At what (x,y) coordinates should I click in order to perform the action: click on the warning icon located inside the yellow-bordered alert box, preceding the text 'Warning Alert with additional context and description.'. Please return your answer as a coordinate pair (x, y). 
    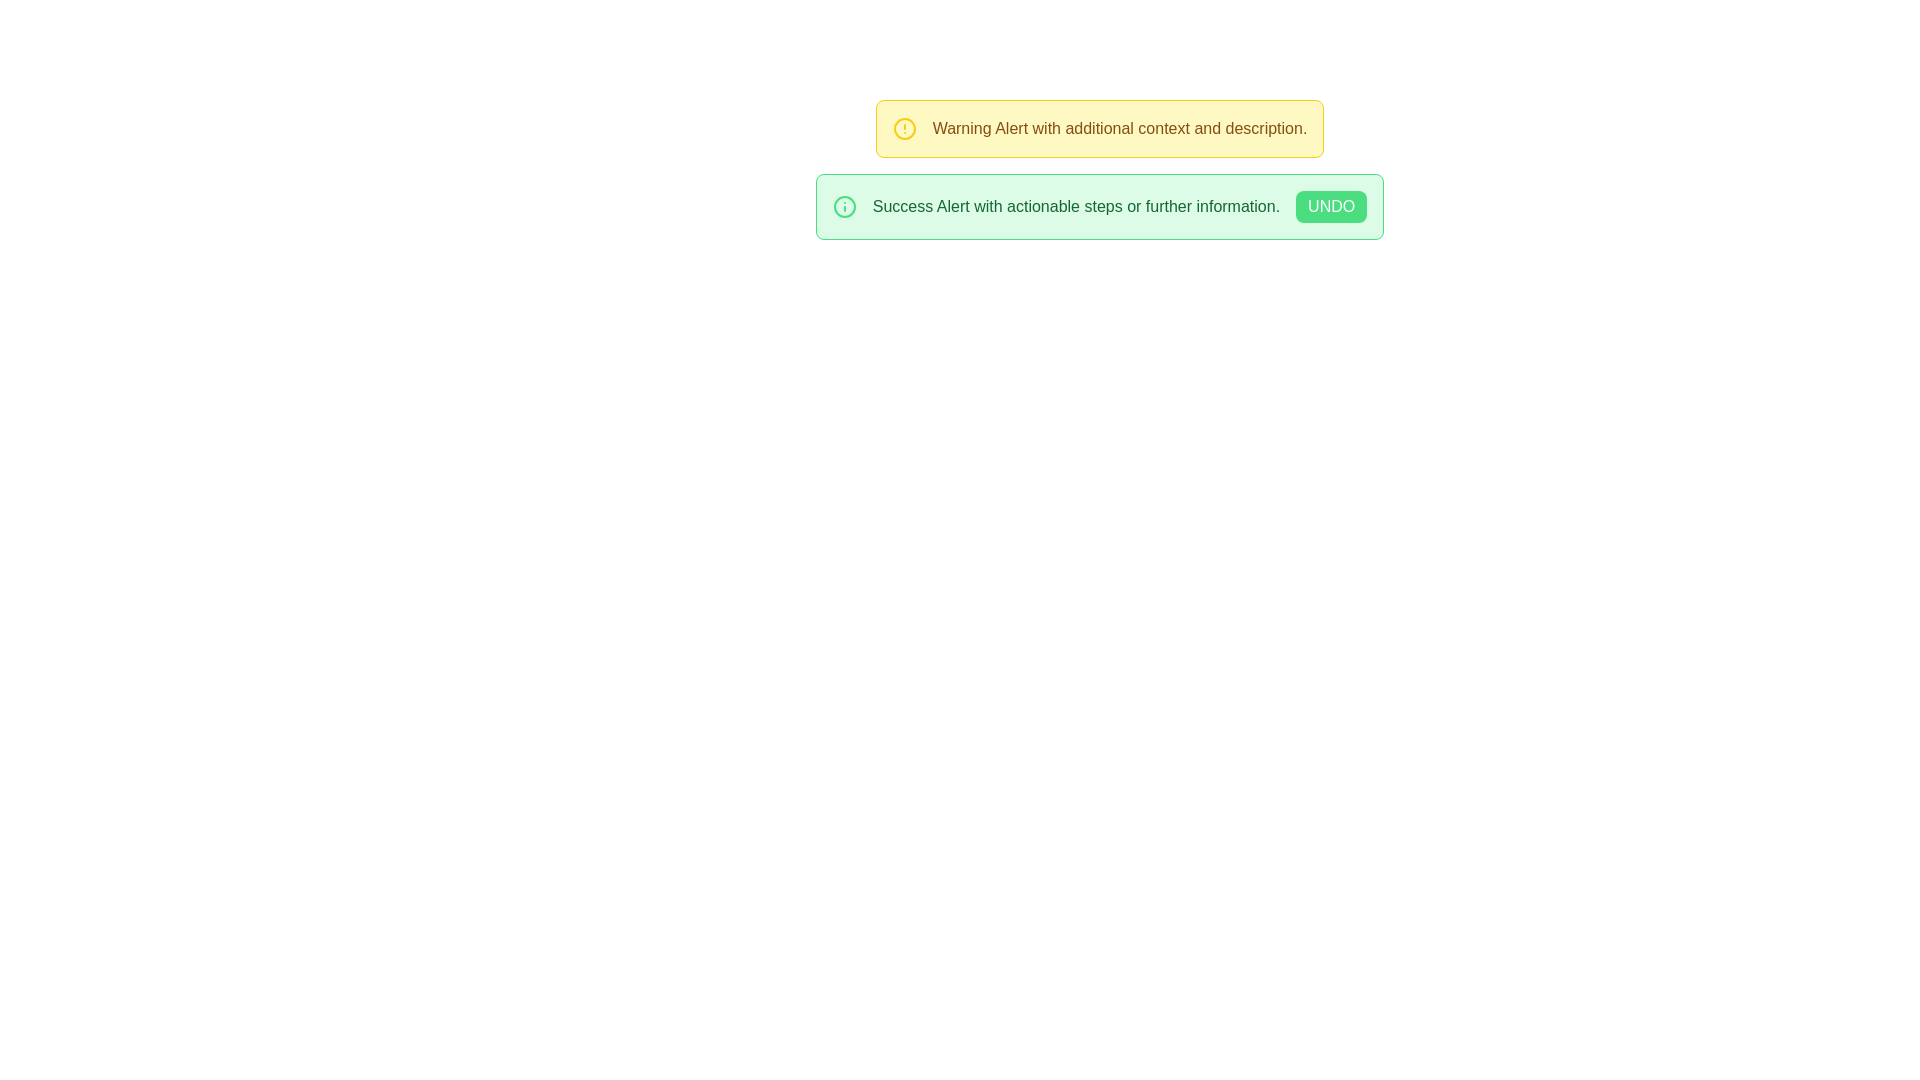
    Looking at the image, I should click on (903, 128).